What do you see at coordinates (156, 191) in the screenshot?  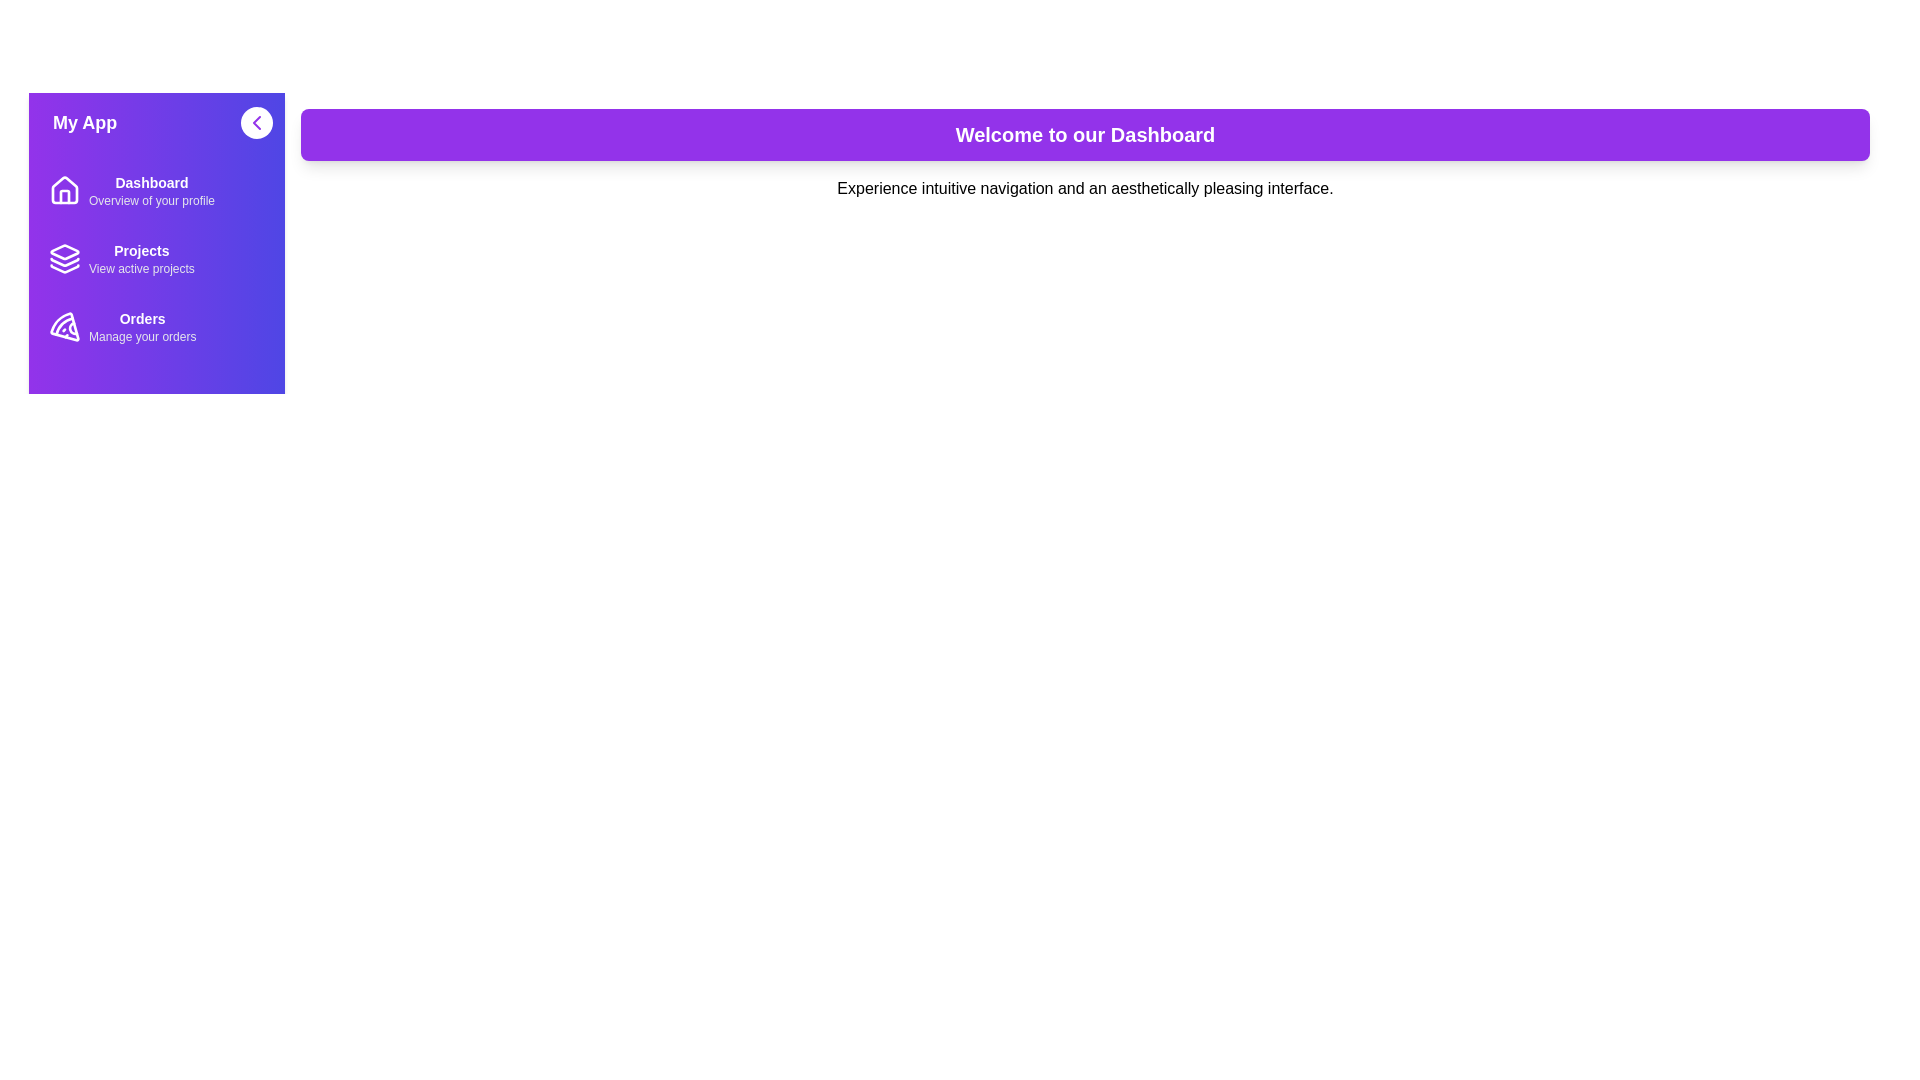 I see `the 'Dashboard' menu item to navigate` at bounding box center [156, 191].